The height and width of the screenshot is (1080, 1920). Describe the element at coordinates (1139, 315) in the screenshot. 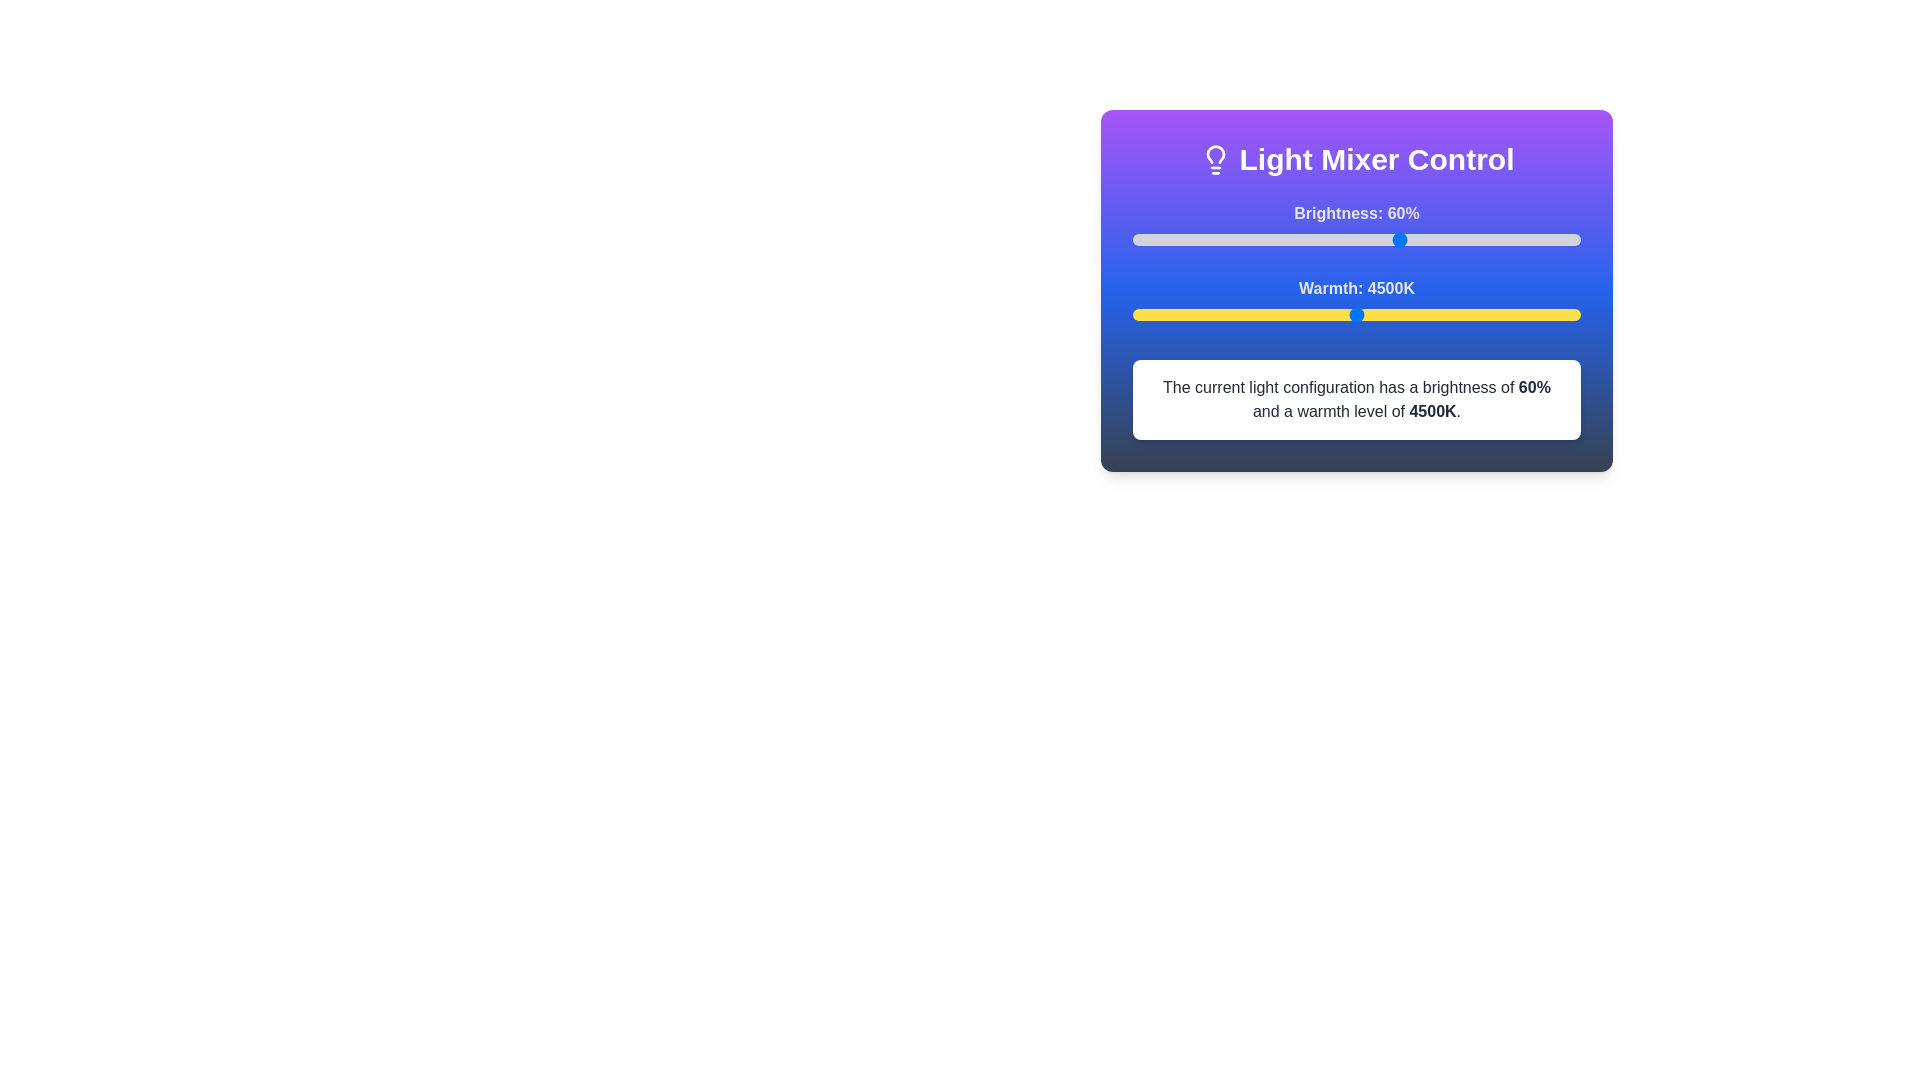

I see `the warmth slider to set the warmth level to 2072 K` at that location.